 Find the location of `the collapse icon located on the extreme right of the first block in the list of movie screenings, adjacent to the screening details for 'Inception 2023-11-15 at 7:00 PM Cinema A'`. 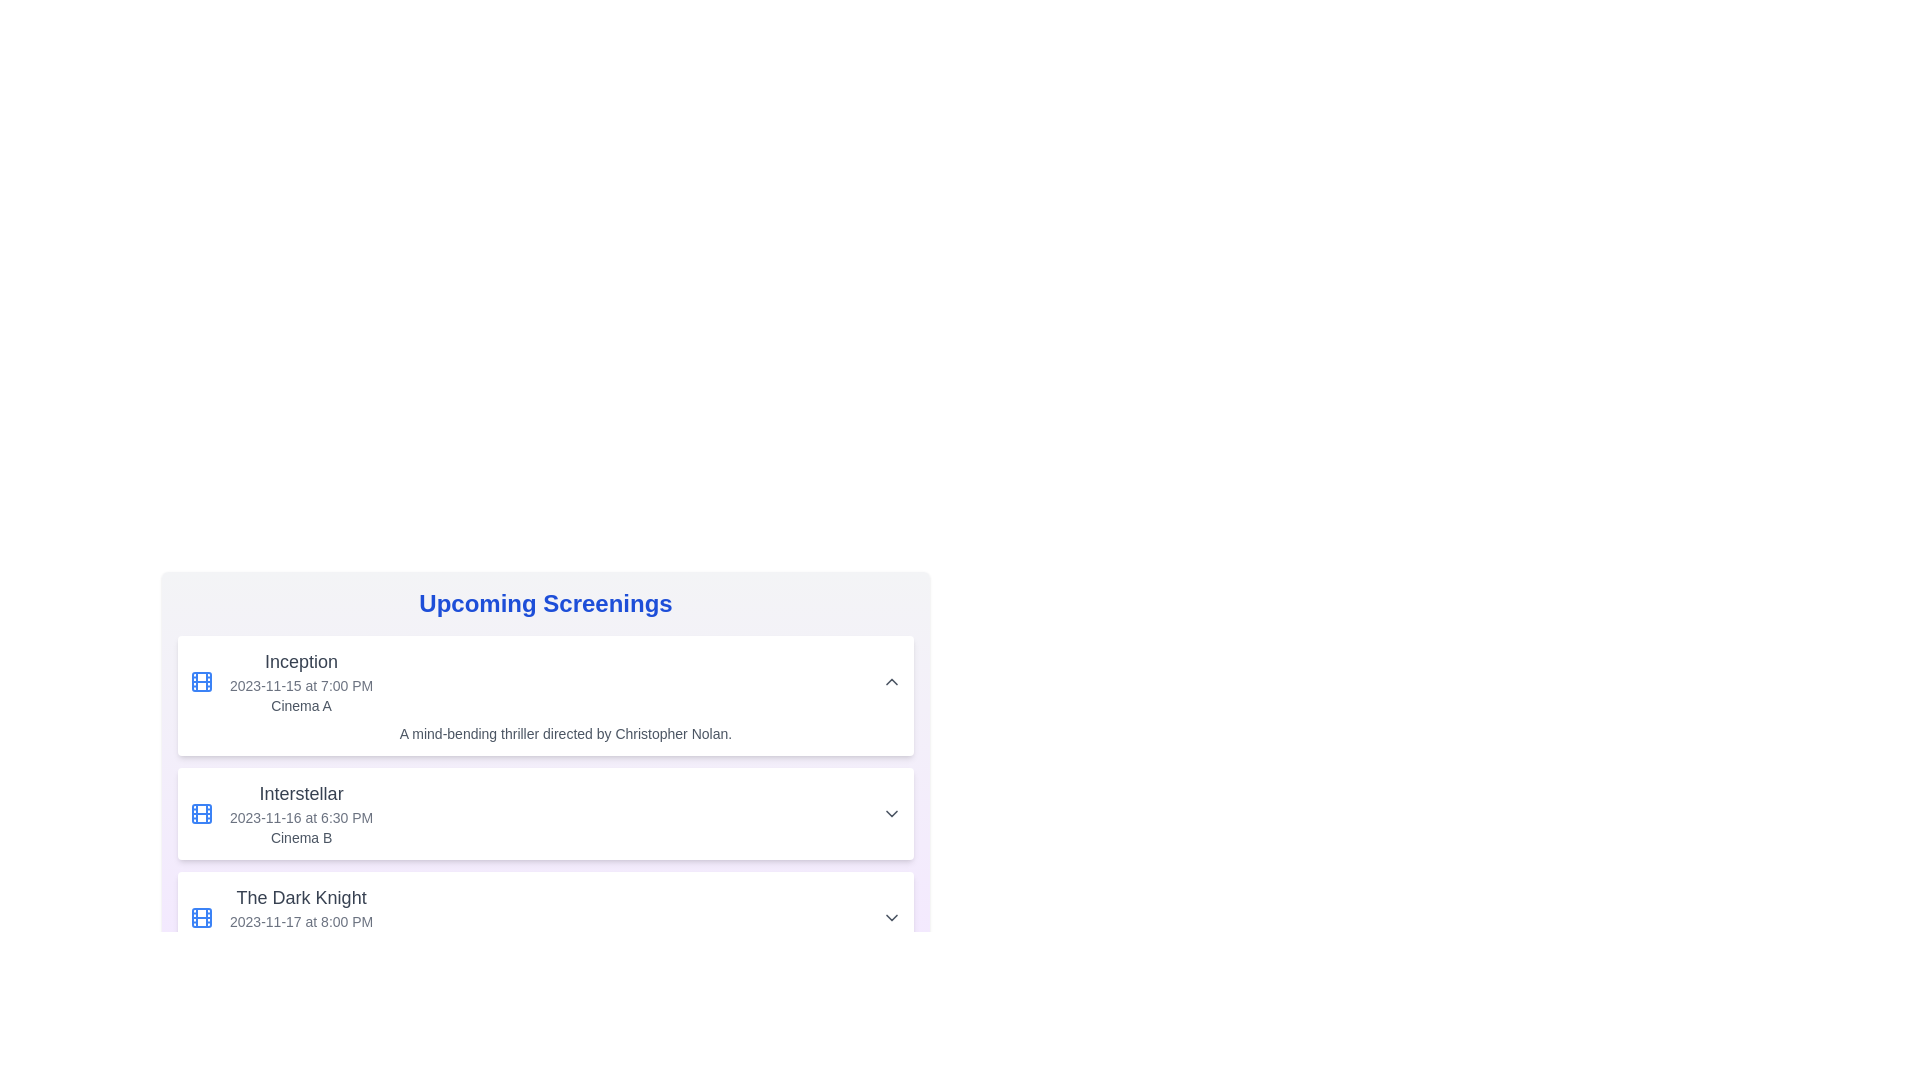

the collapse icon located on the extreme right of the first block in the list of movie screenings, adjacent to the screening details for 'Inception 2023-11-15 at 7:00 PM Cinema A' is located at coordinates (891, 681).